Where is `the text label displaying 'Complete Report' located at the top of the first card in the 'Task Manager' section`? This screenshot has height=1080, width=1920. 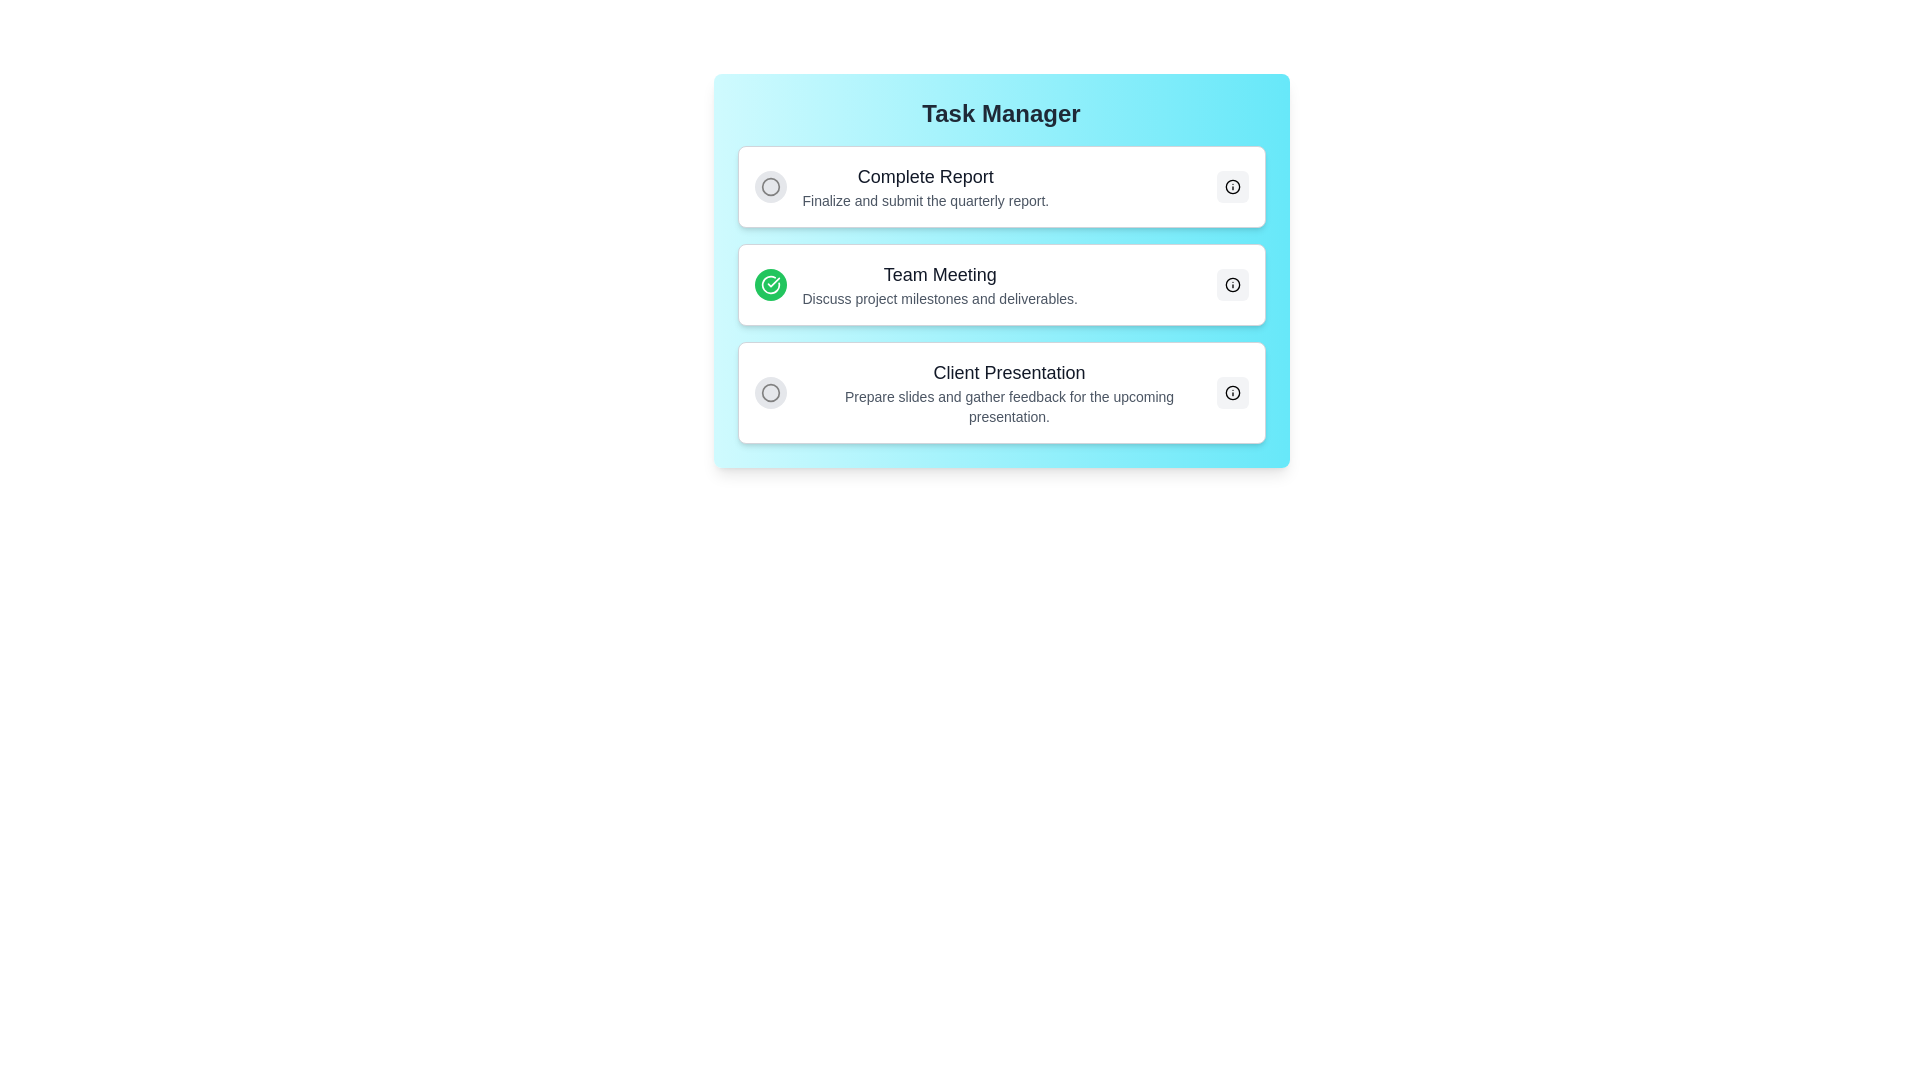
the text label displaying 'Complete Report' located at the top of the first card in the 'Task Manager' section is located at coordinates (924, 176).